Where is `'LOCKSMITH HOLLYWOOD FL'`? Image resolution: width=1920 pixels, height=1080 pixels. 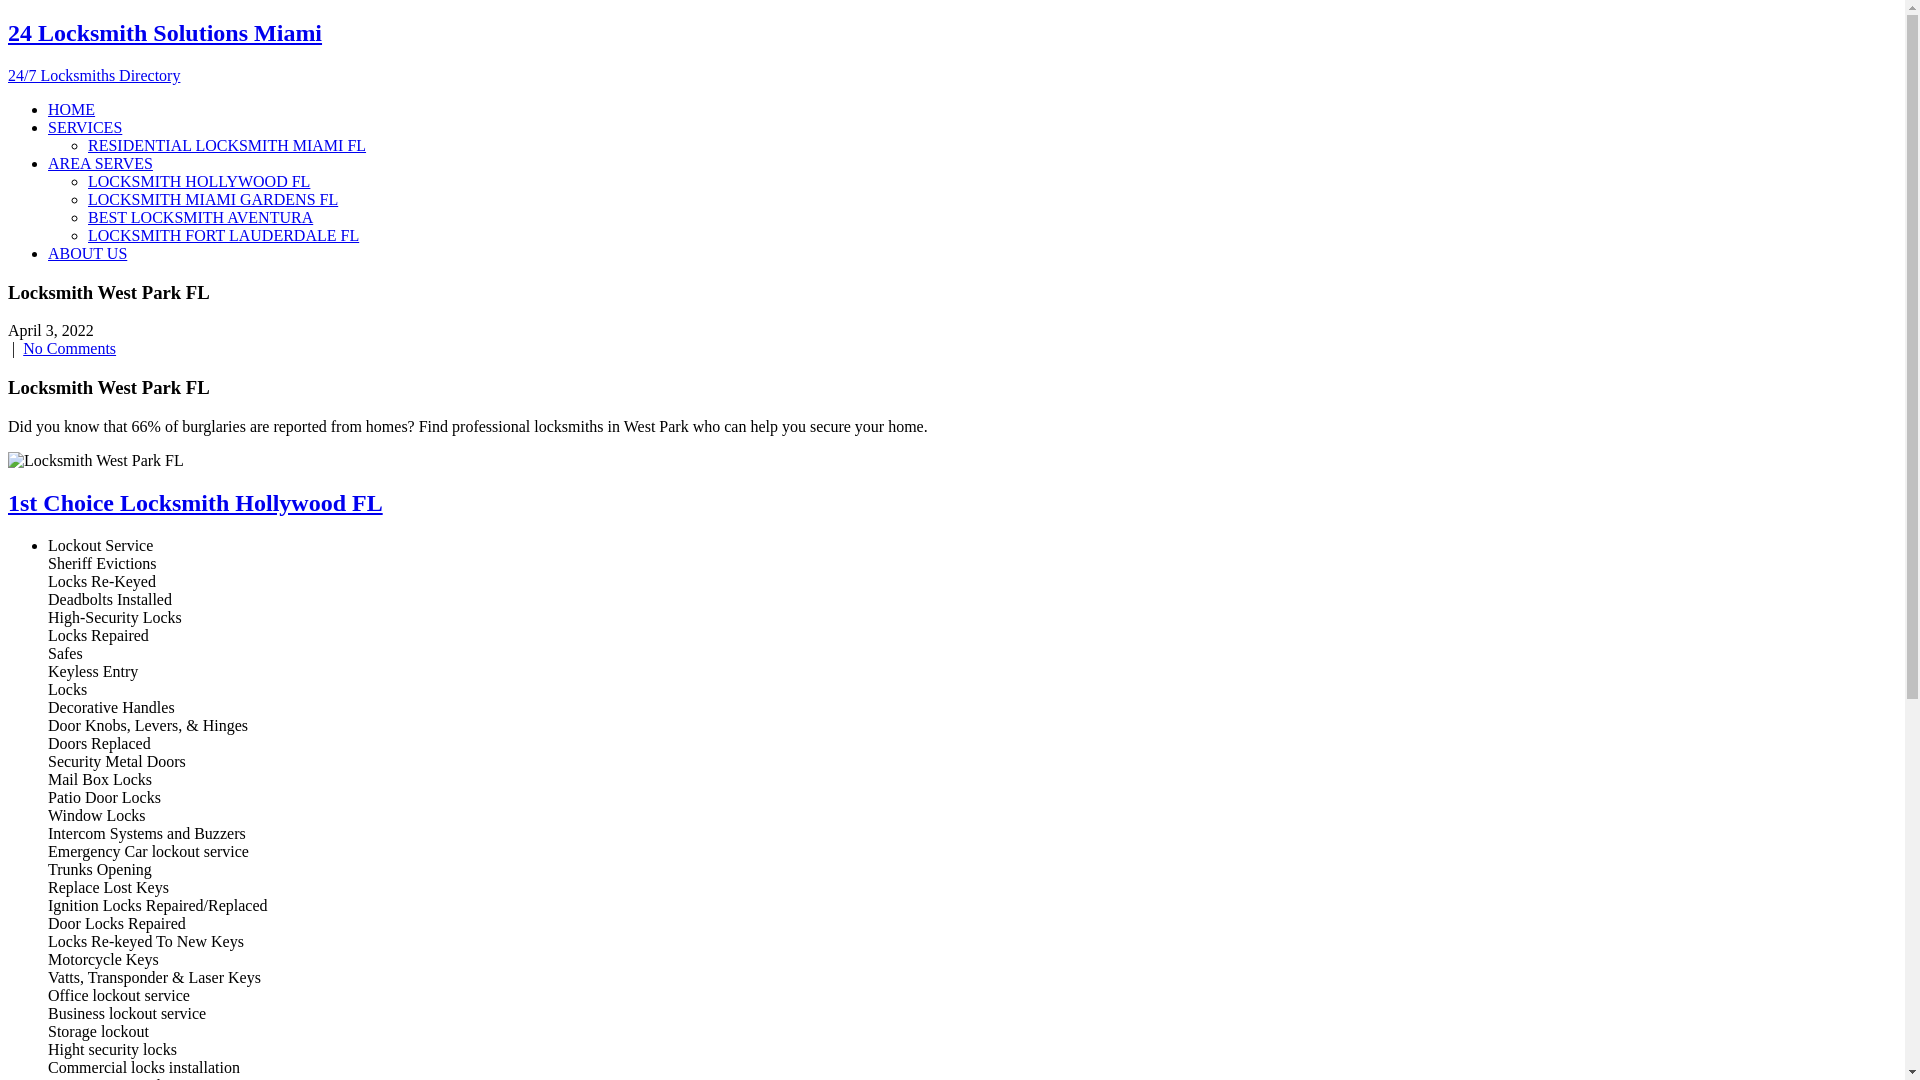
'LOCKSMITH HOLLYWOOD FL' is located at coordinates (198, 181).